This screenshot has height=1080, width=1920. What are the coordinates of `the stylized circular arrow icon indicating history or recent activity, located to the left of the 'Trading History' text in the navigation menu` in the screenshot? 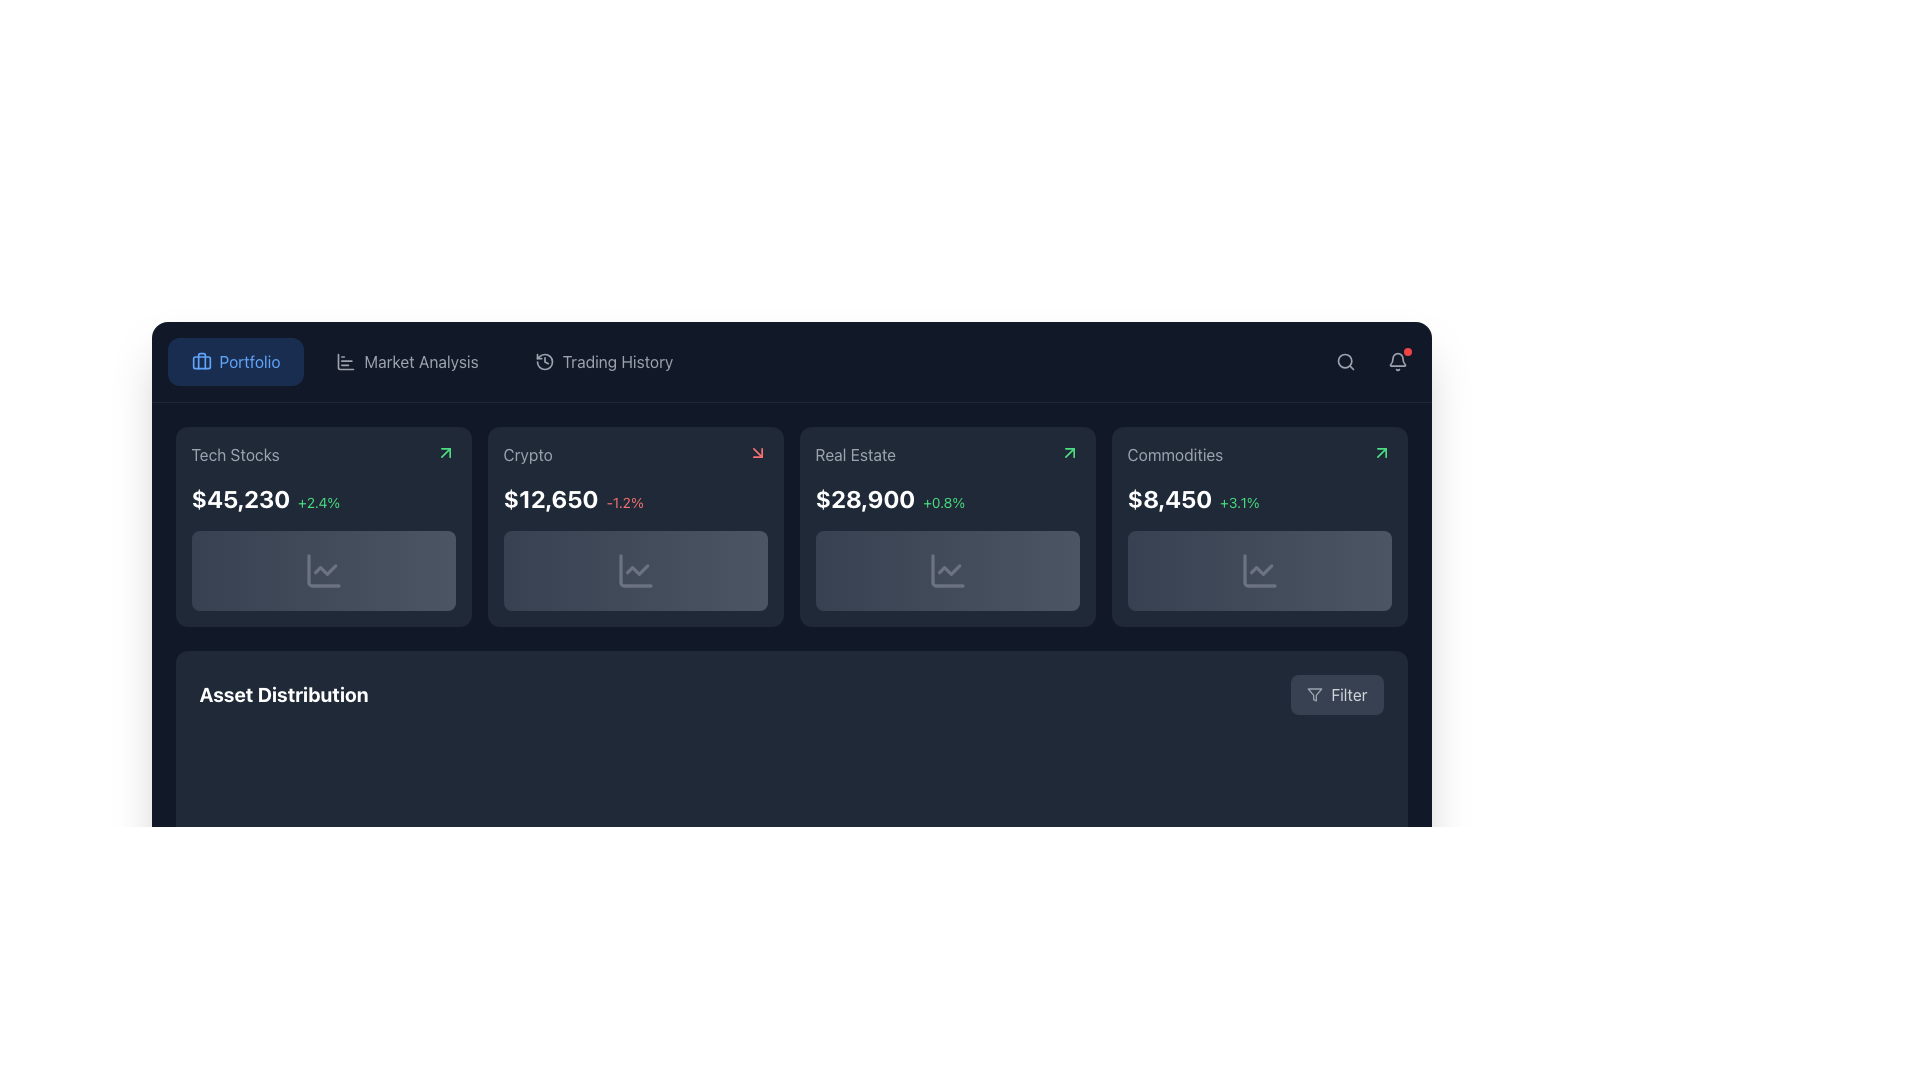 It's located at (544, 362).